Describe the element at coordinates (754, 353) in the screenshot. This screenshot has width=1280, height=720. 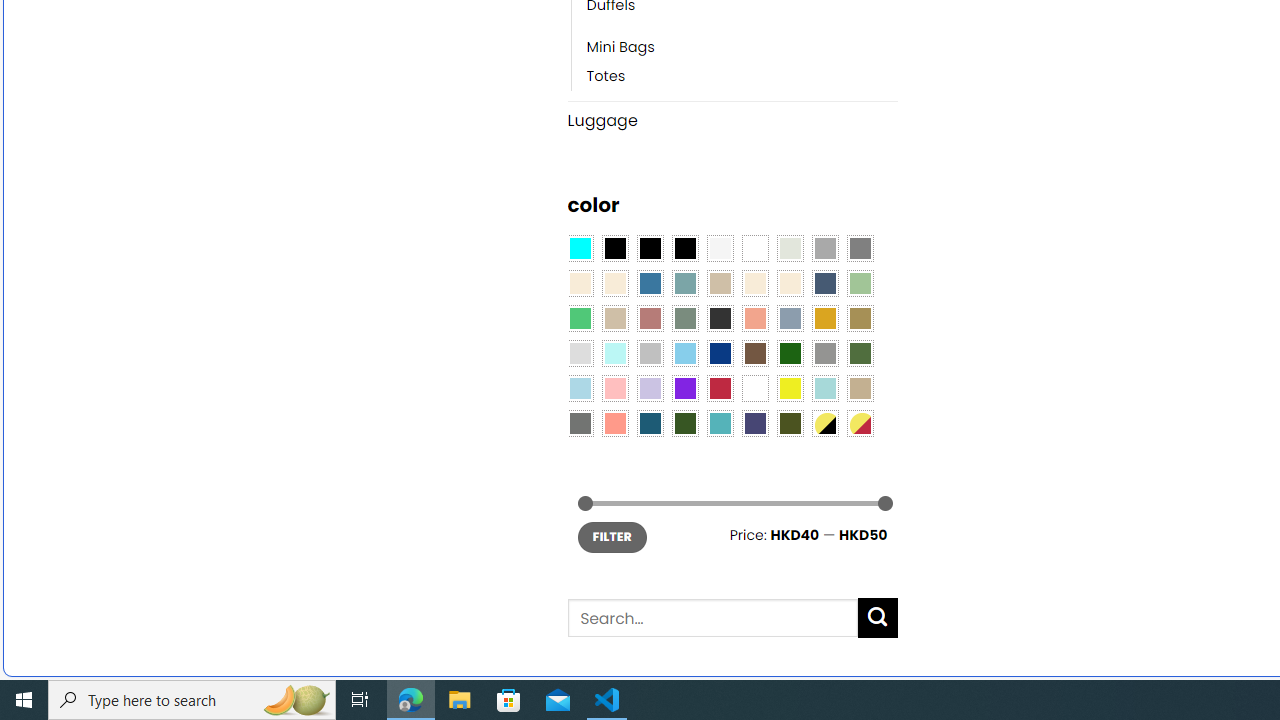
I see `'Brown'` at that location.